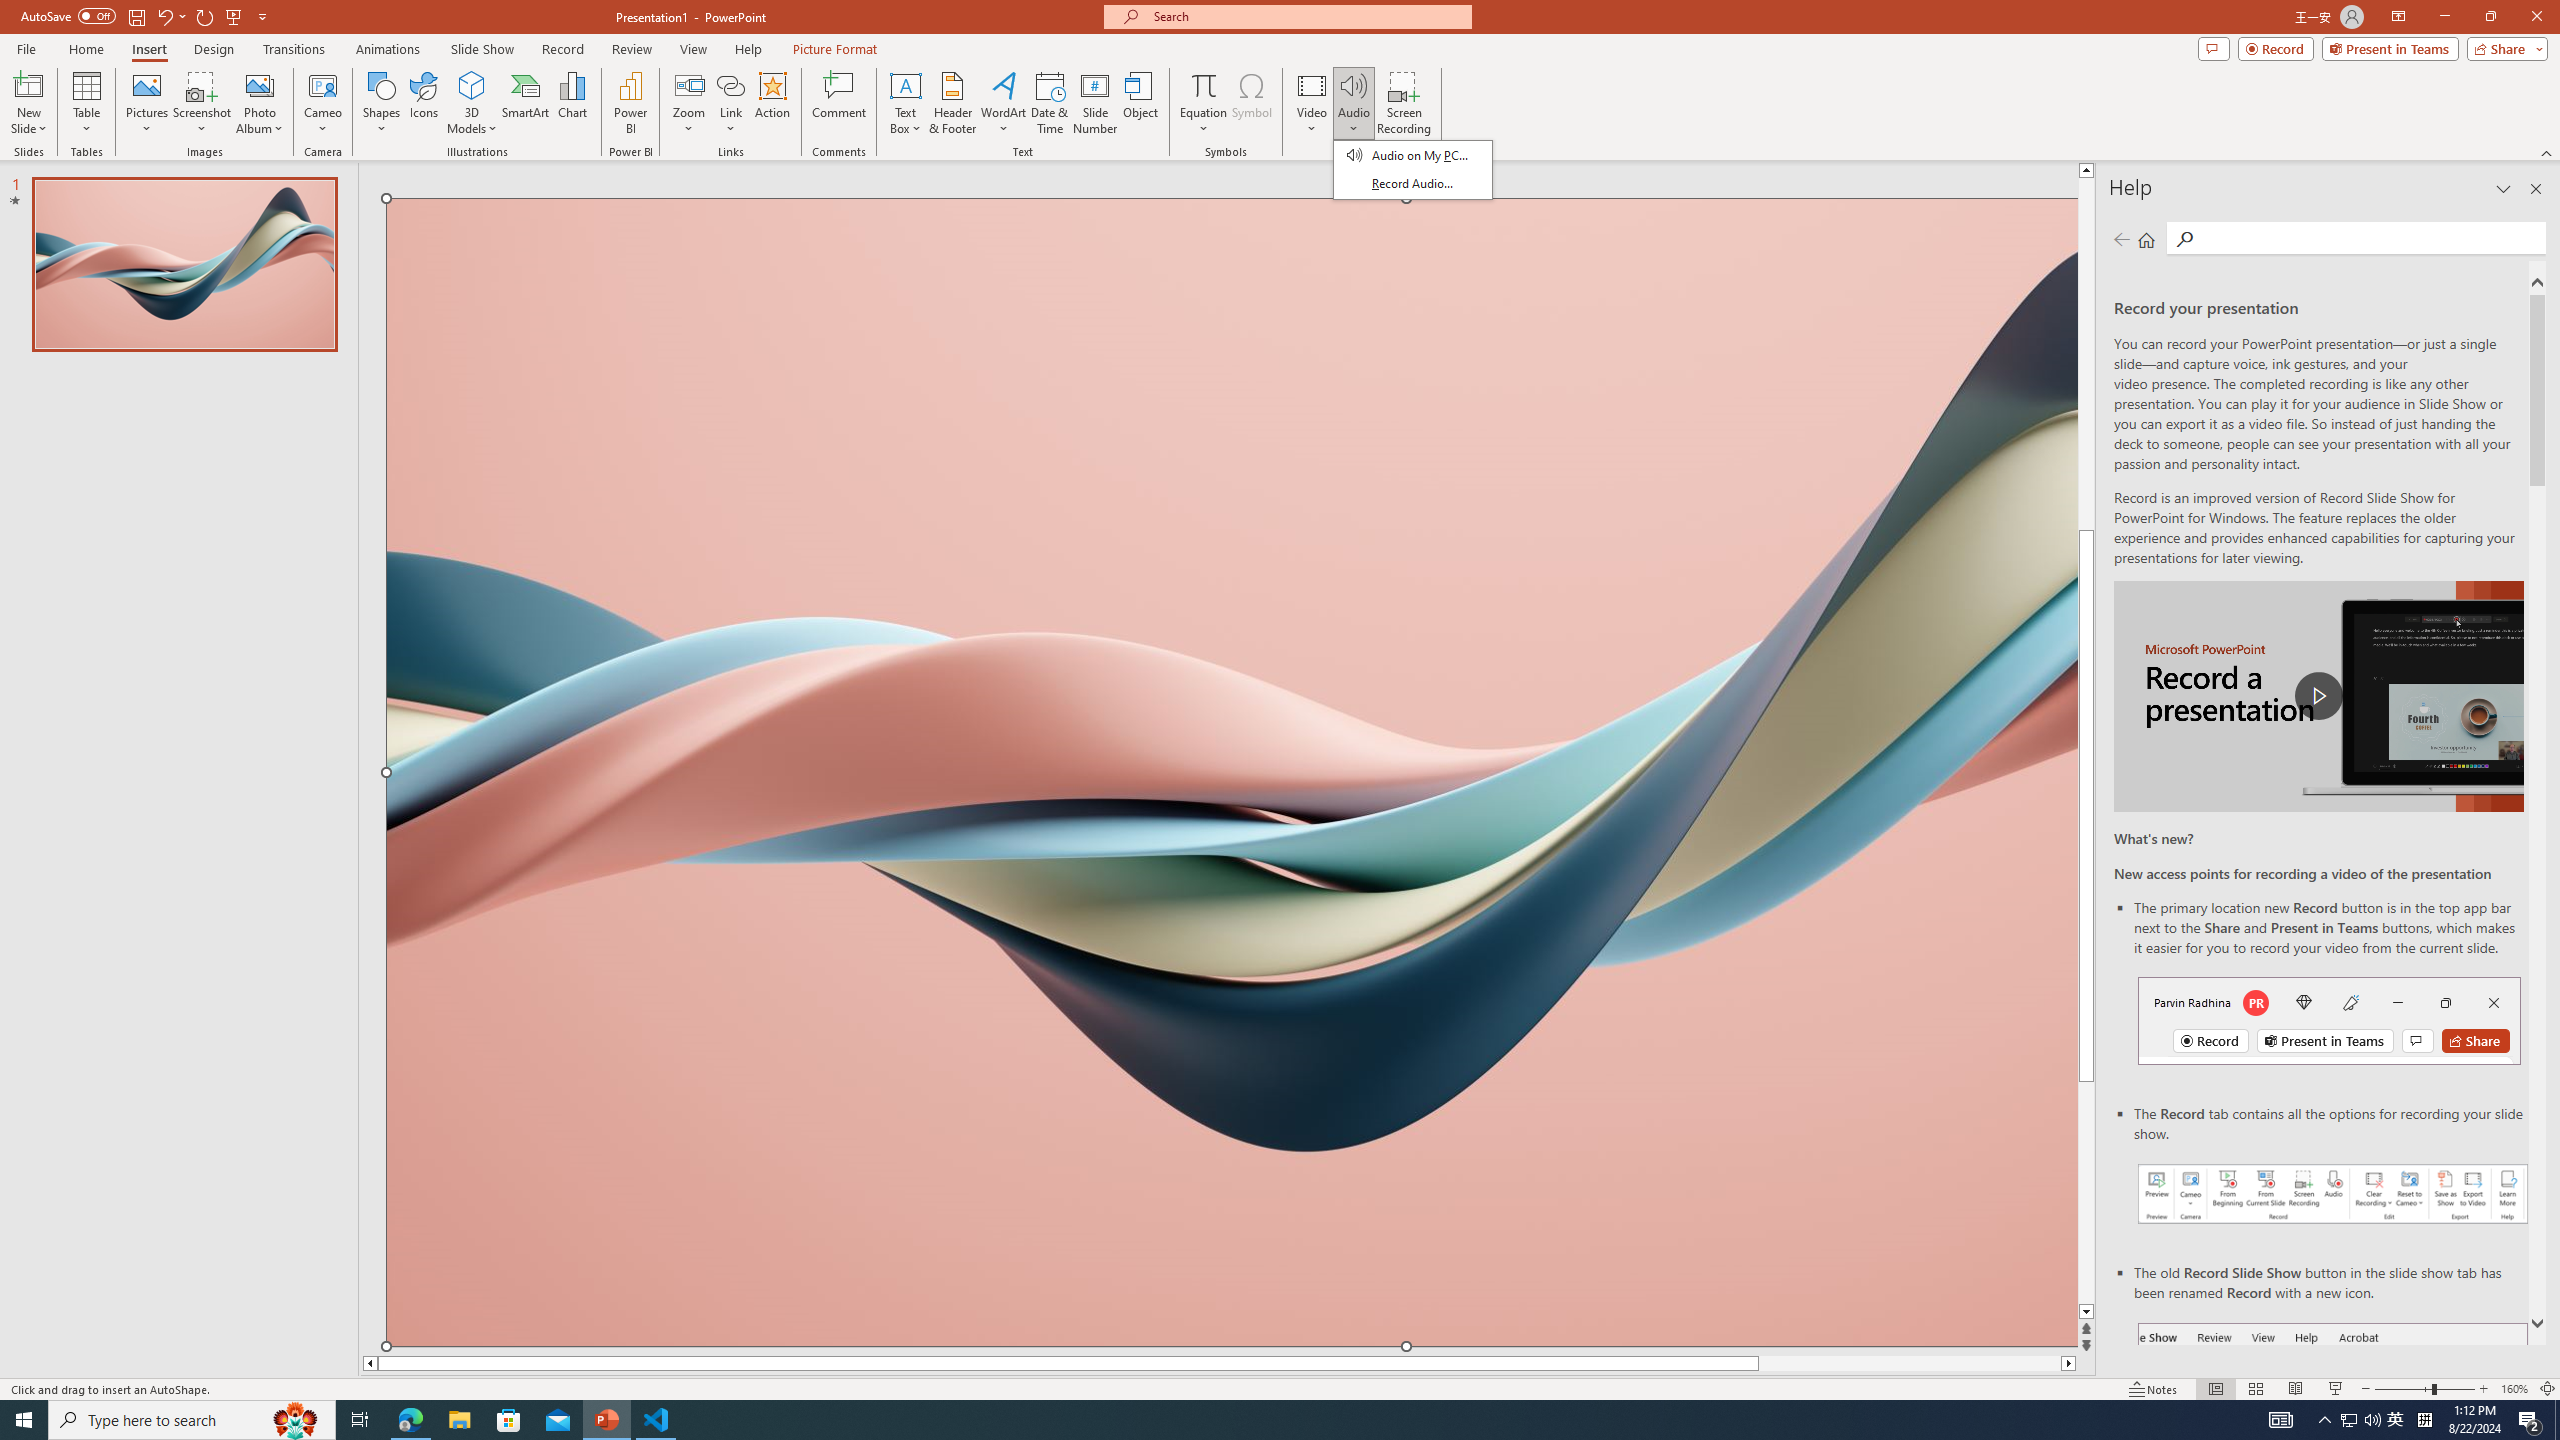 The width and height of the screenshot is (2560, 1440). What do you see at coordinates (258, 103) in the screenshot?
I see `'Photo Album...'` at bounding box center [258, 103].